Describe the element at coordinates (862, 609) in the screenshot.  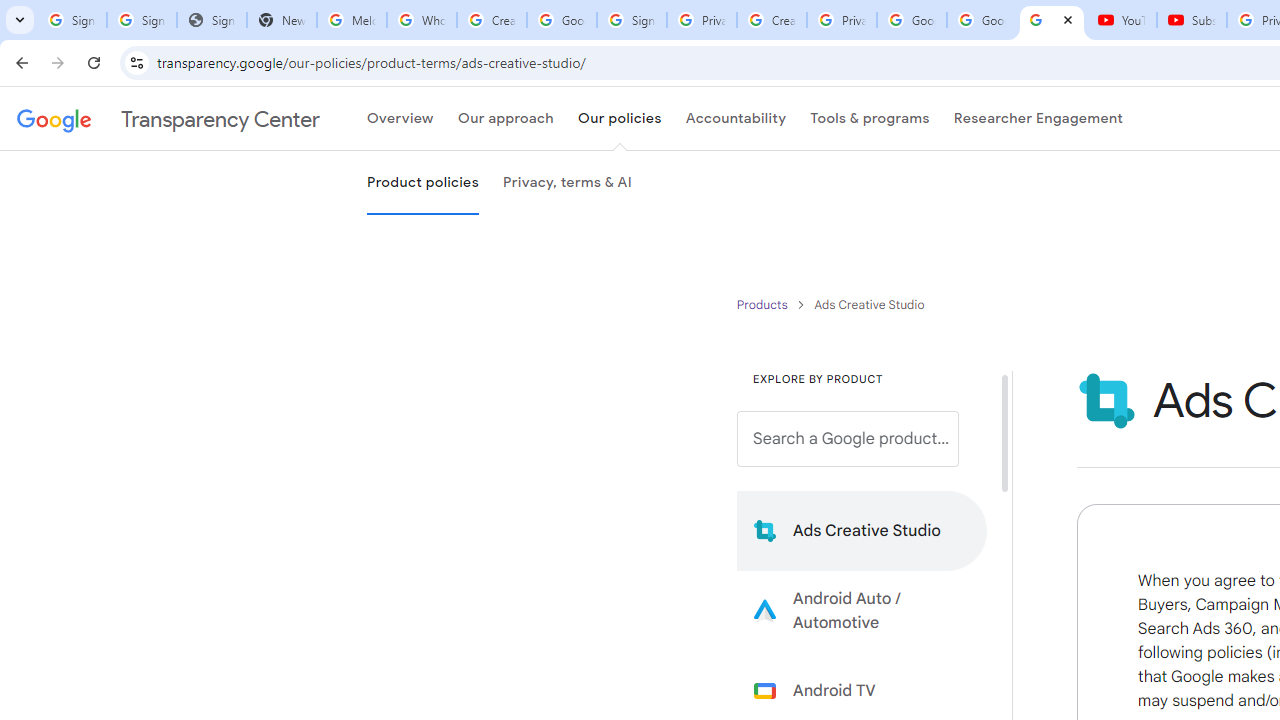
I see `'Learn more about Android Auto'` at that location.